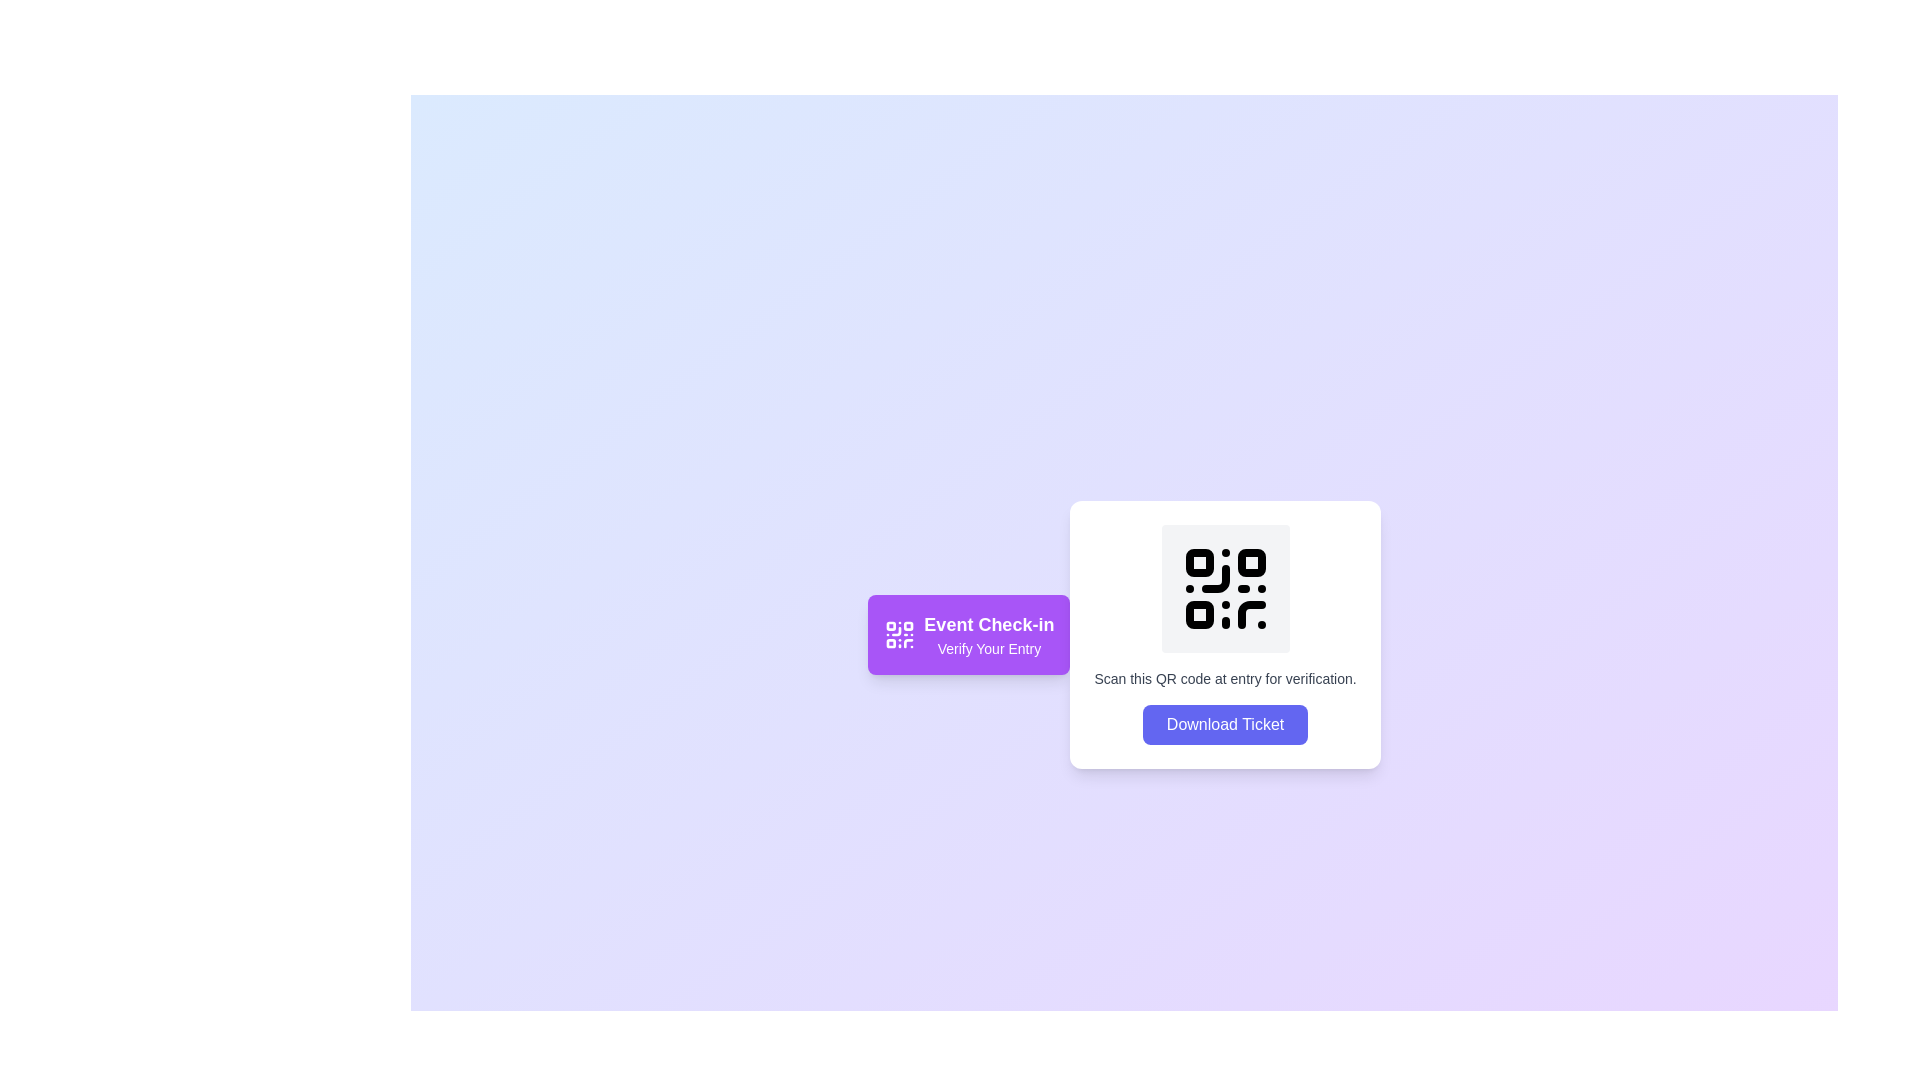  I want to click on the QR code icon located within the purple rectangle labeled 'Event Check-in' and 'Verify Your Entry', so click(899, 635).